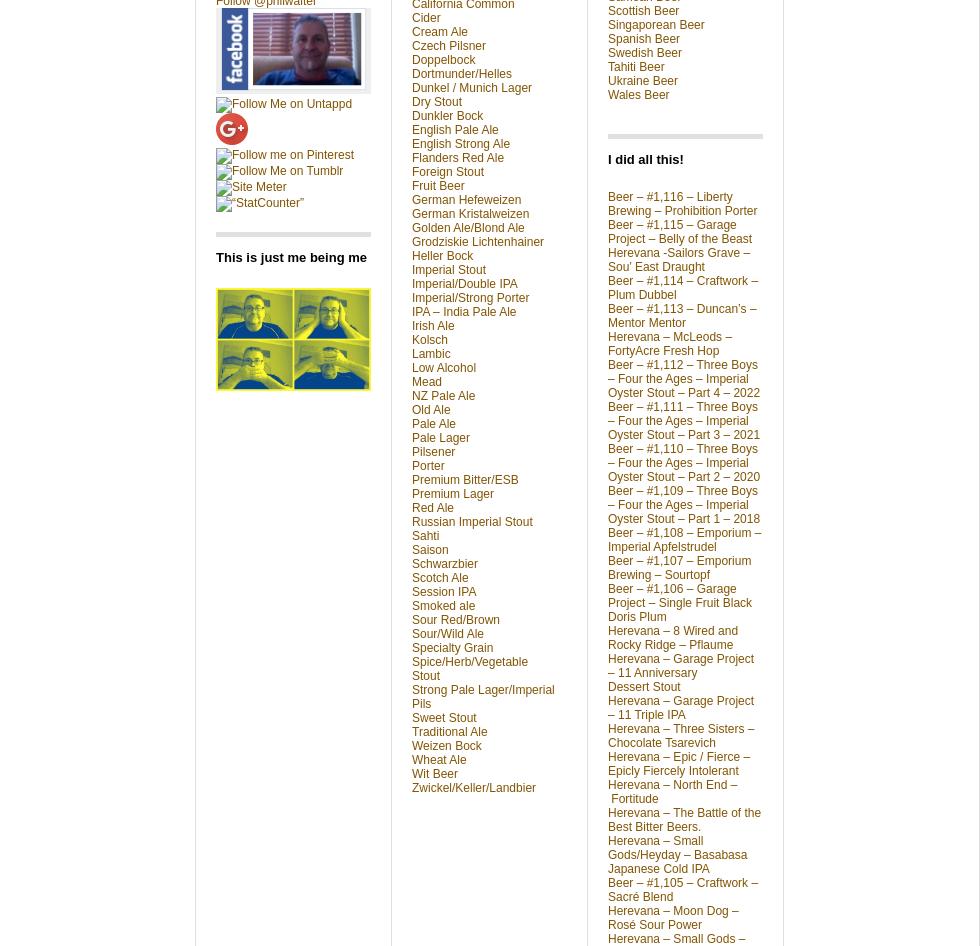 The width and height of the screenshot is (980, 946). Describe the element at coordinates (607, 888) in the screenshot. I see `'Beer – #1,105 – Craftwork – Sacré Blend'` at that location.